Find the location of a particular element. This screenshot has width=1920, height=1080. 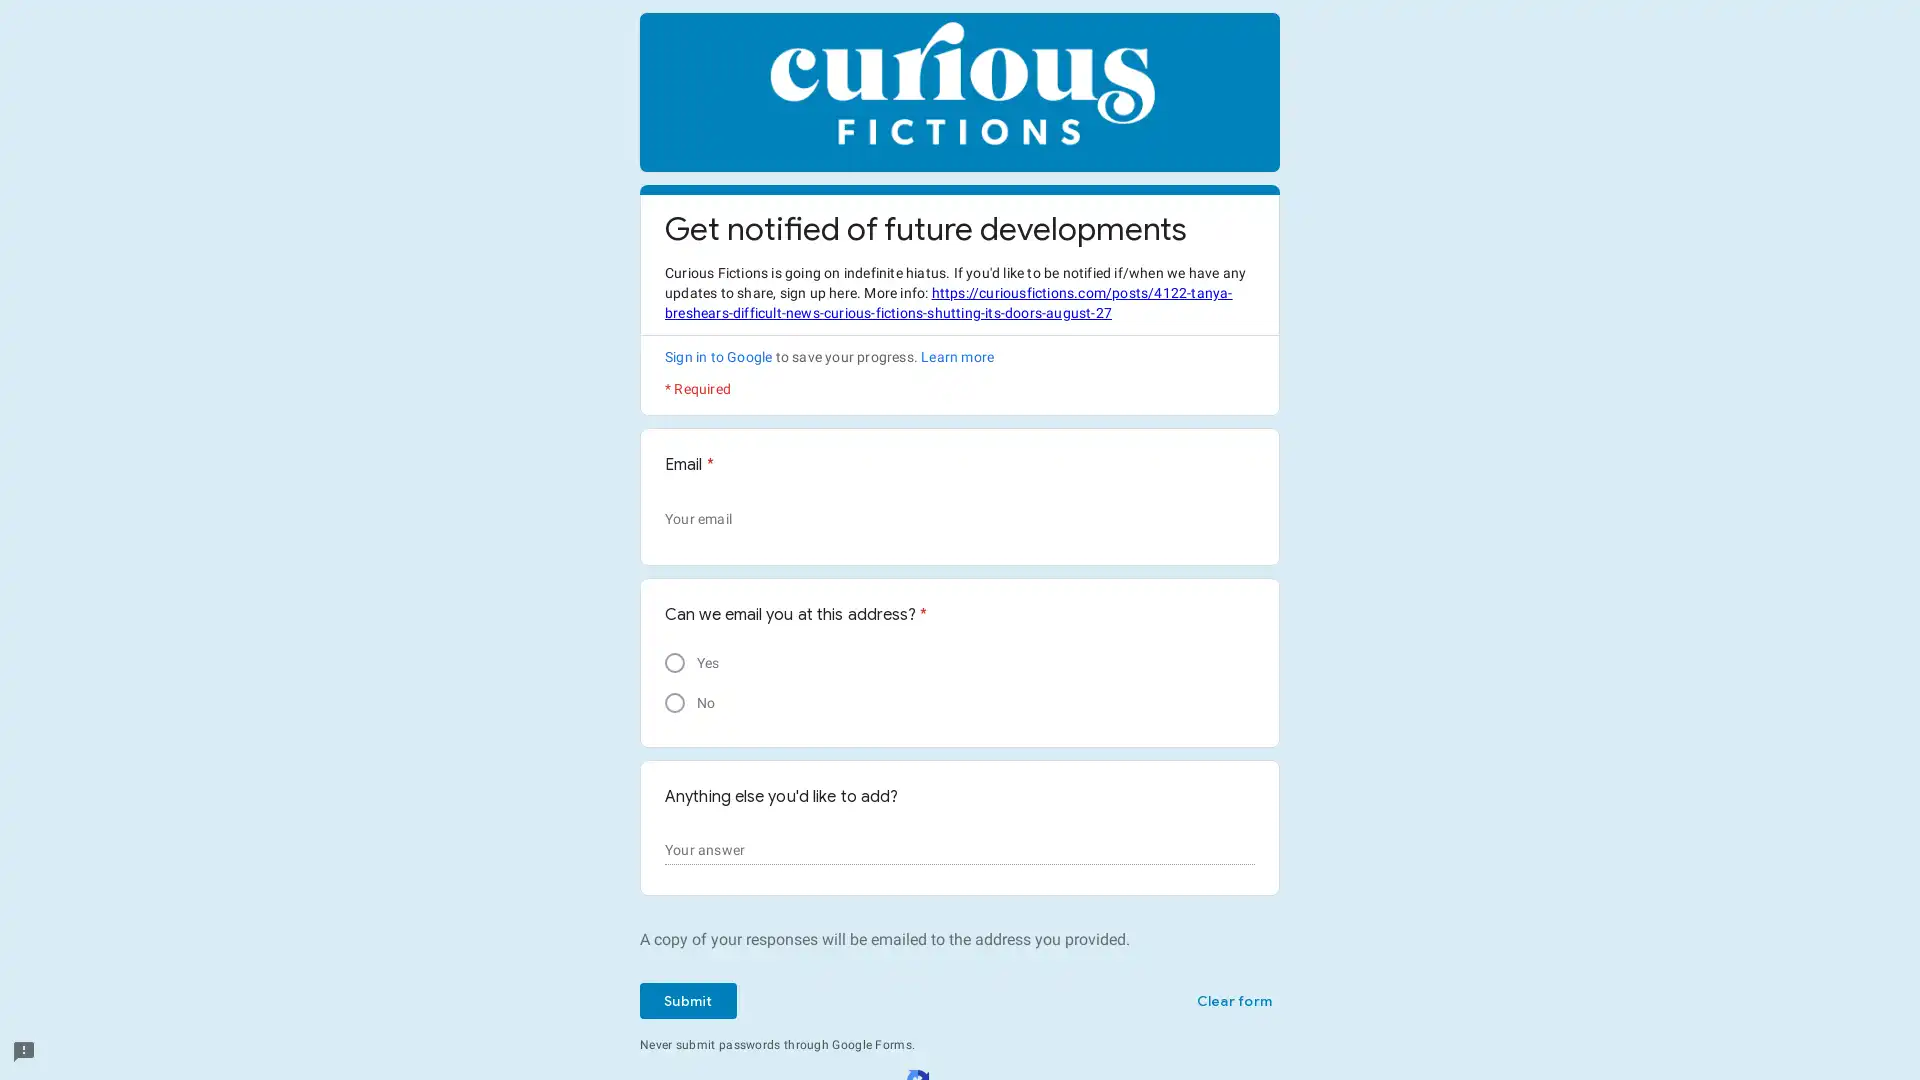

Submit is located at coordinates (687, 1001).